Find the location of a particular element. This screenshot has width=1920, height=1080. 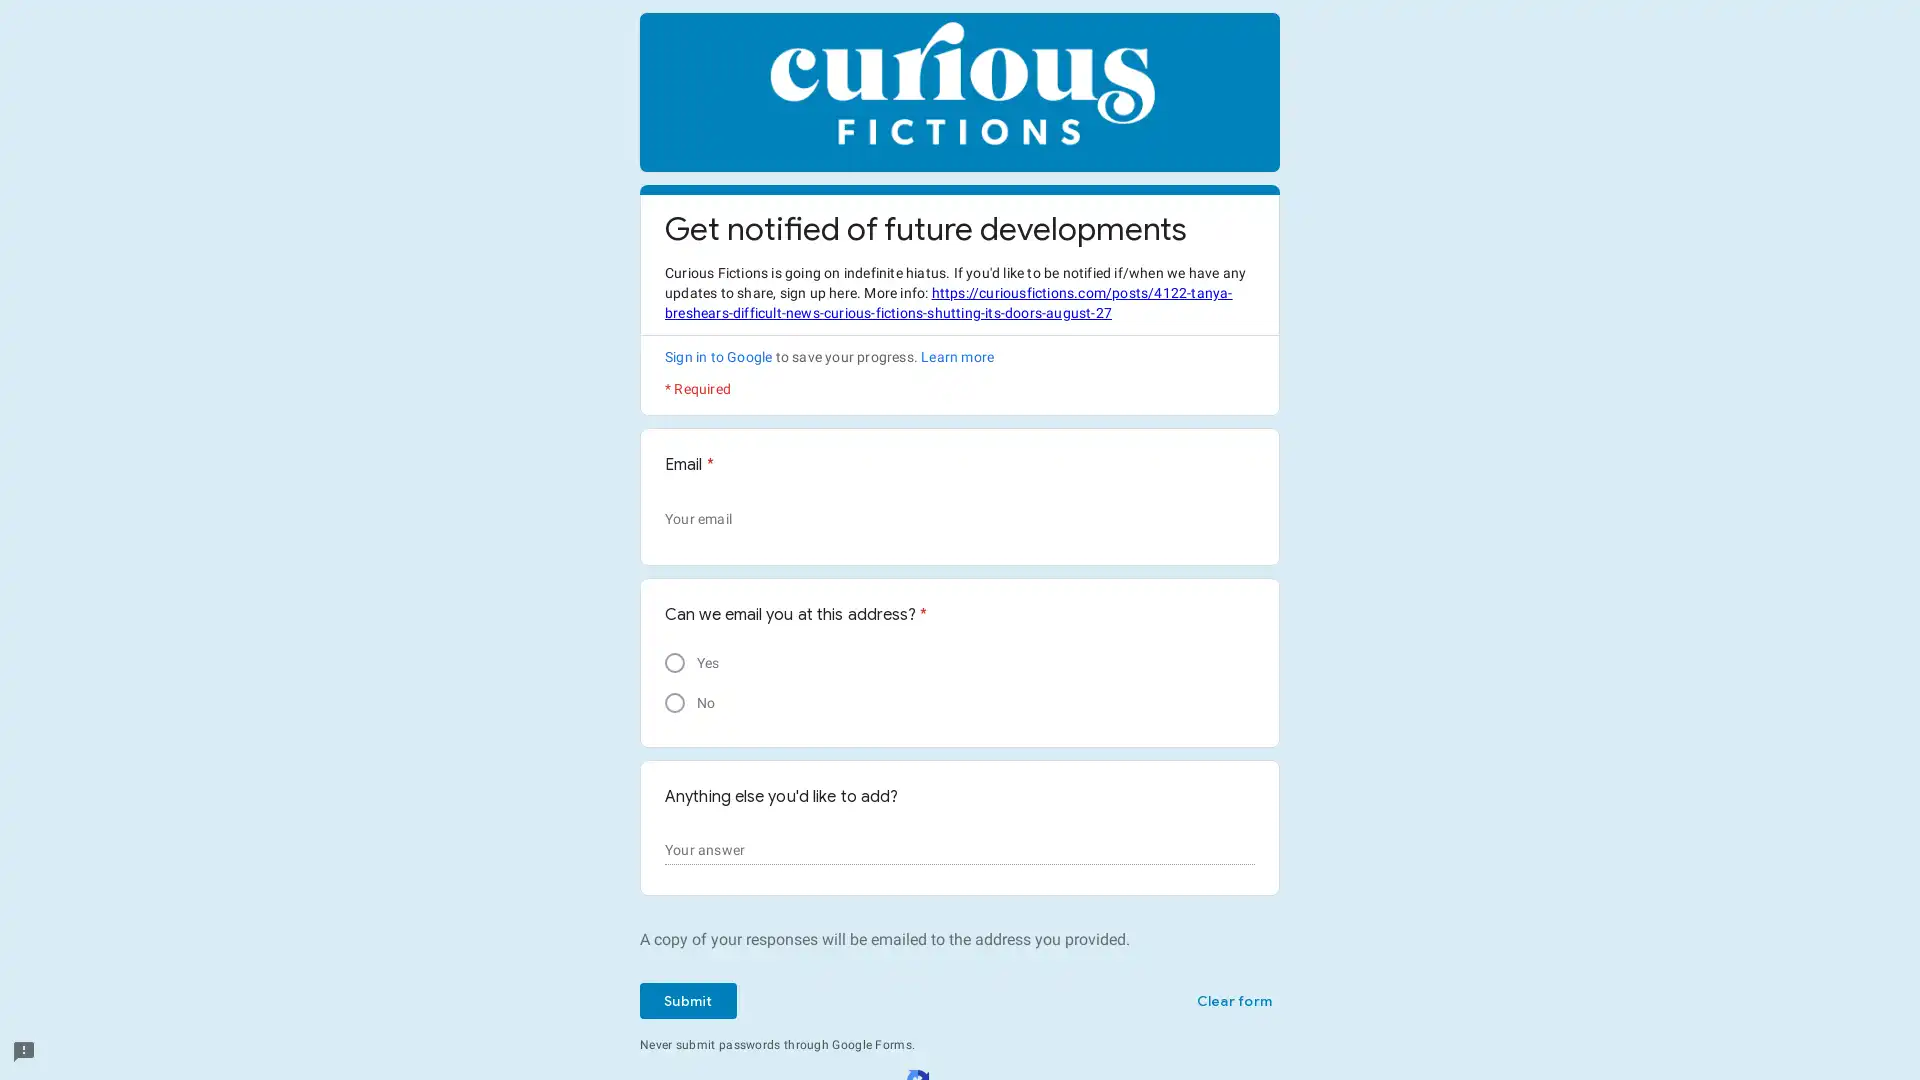

Submit is located at coordinates (687, 1001).